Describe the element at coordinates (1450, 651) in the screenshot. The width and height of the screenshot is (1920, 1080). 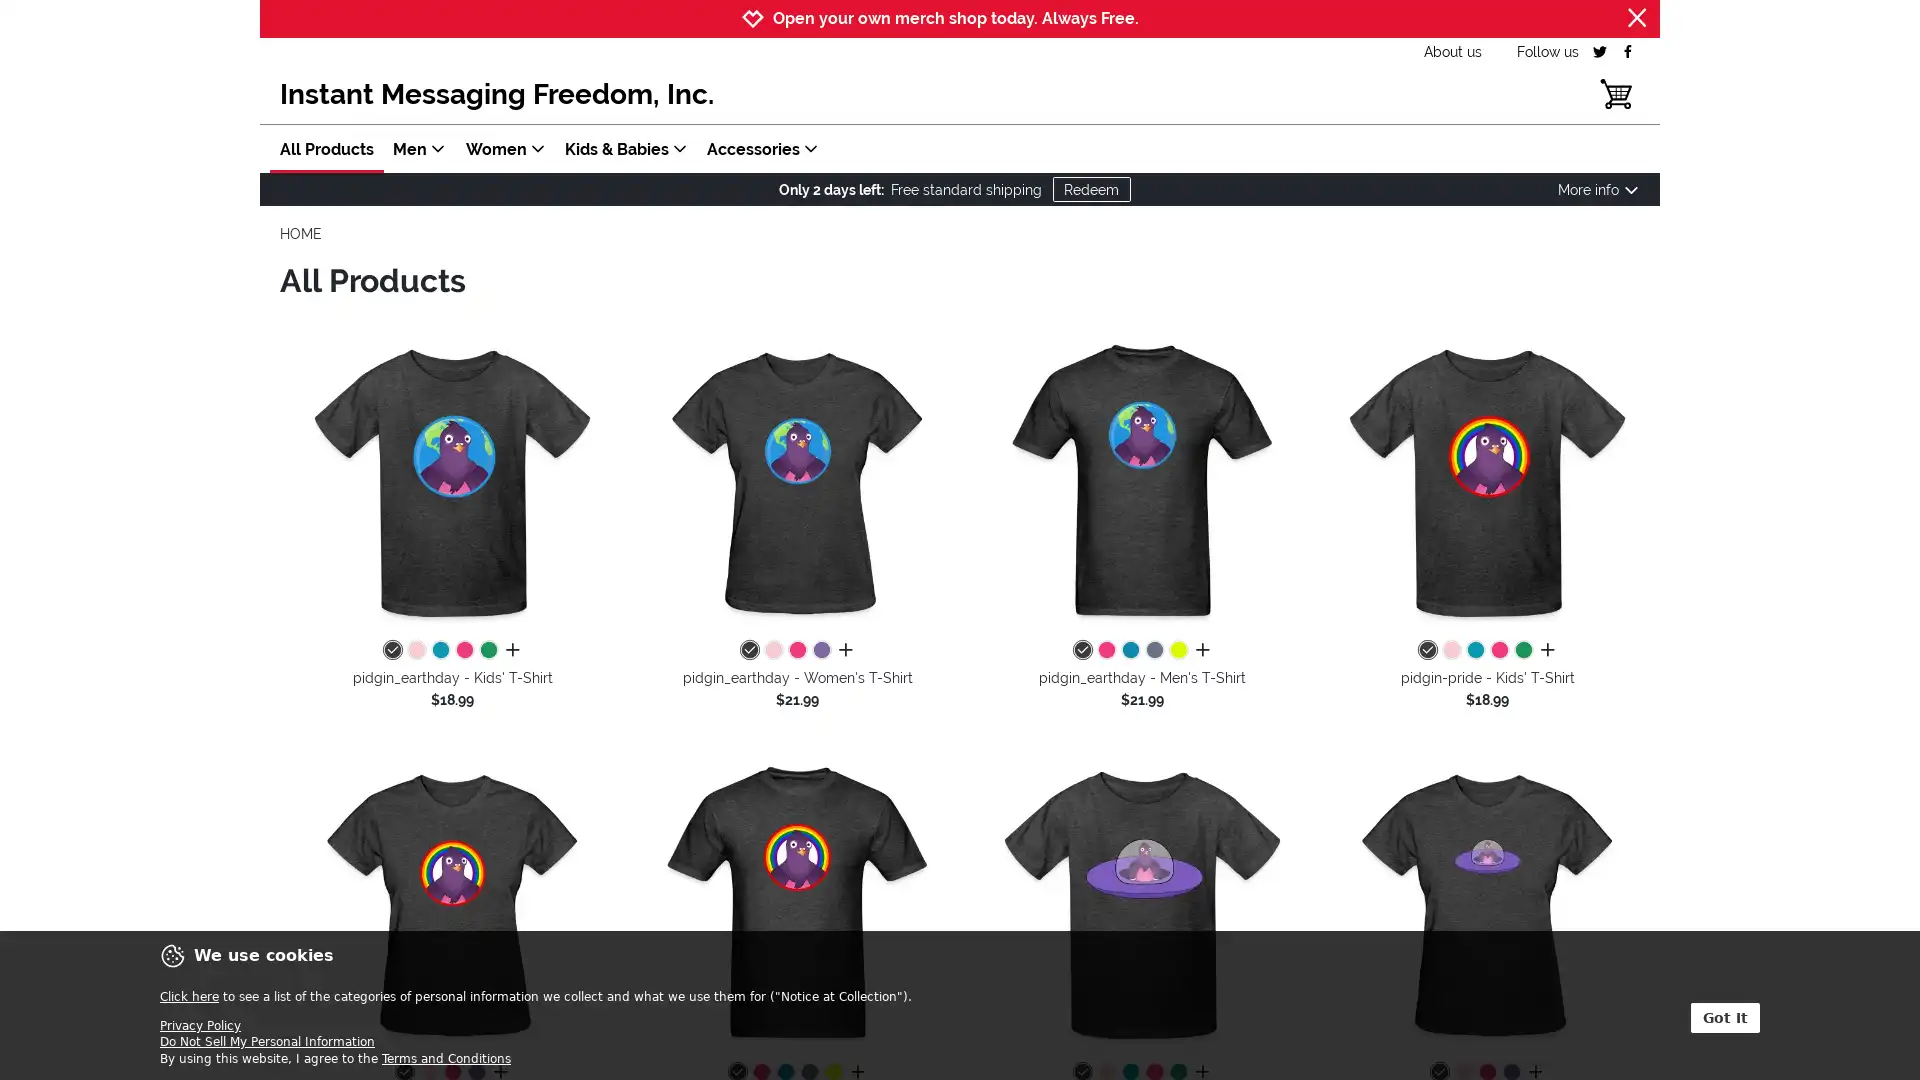
I see `pink` at that location.